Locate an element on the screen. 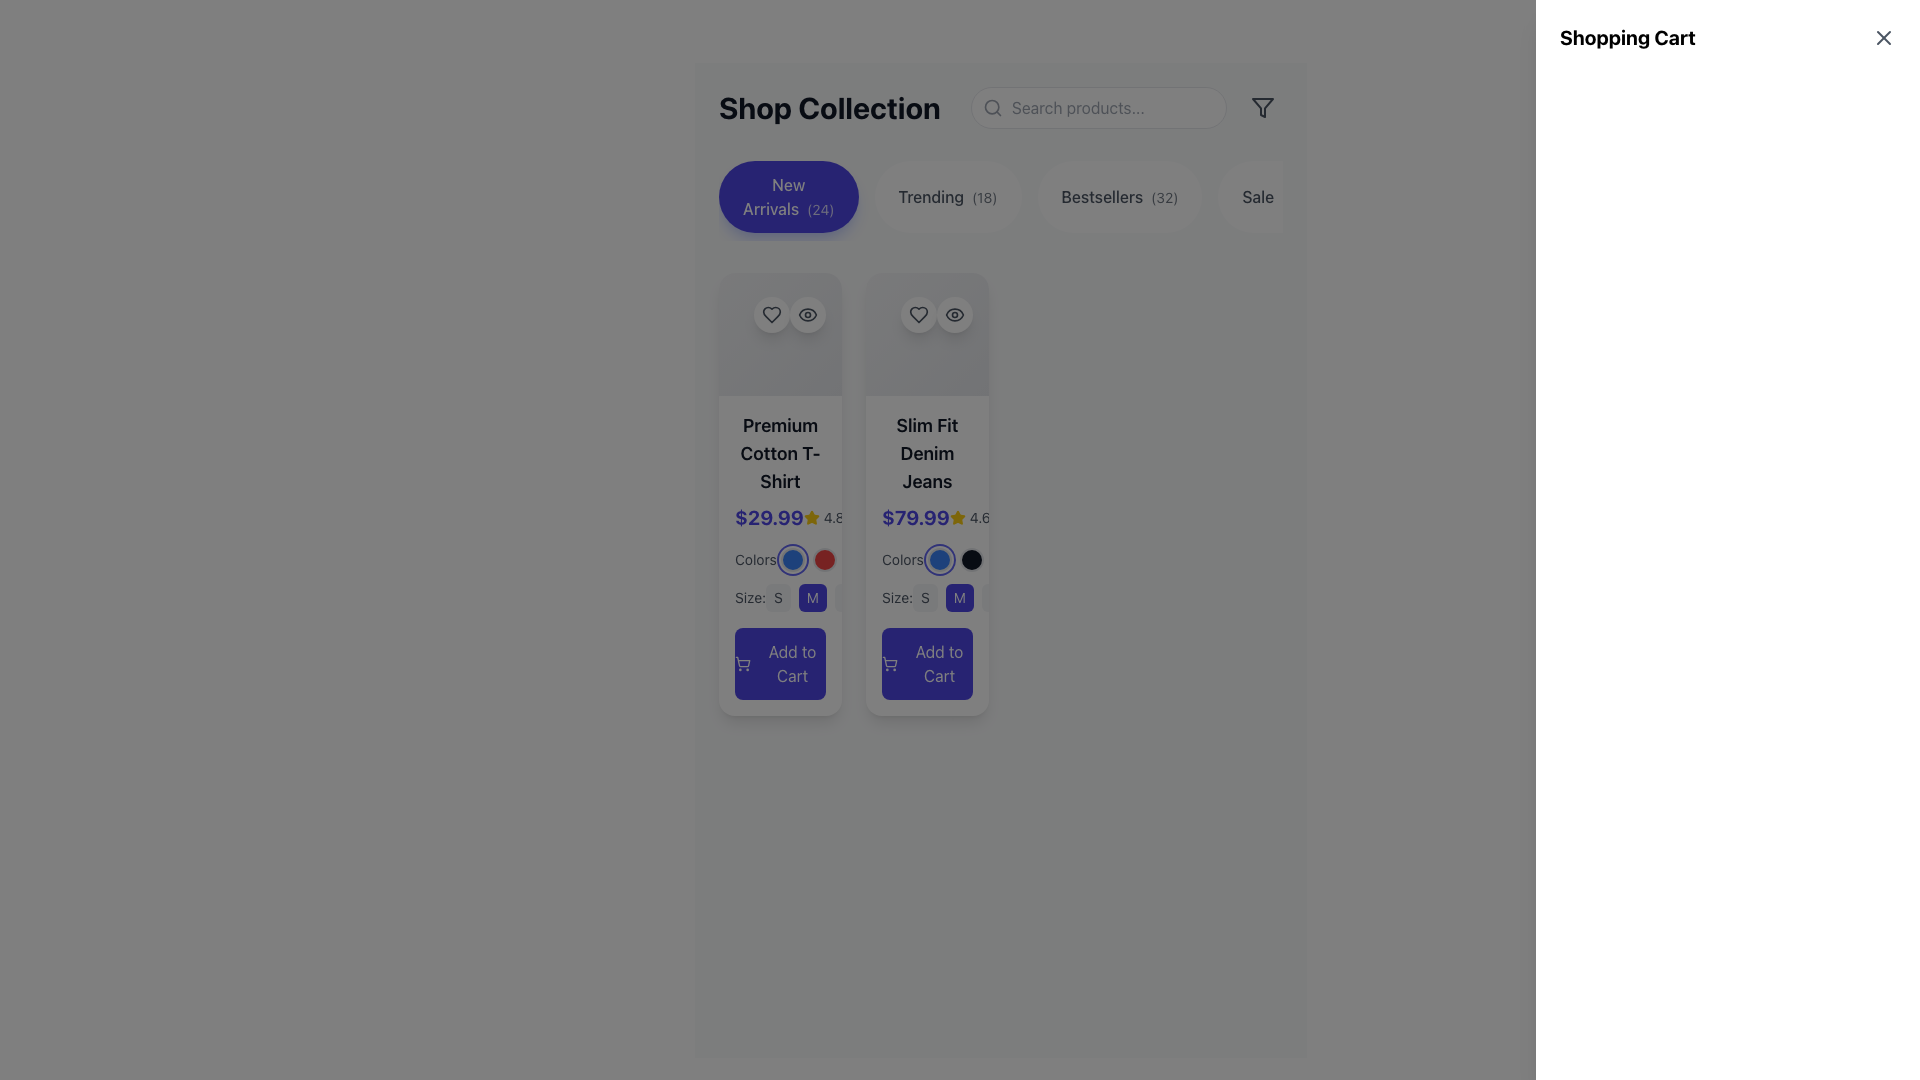 The image size is (1920, 1080). the first circular color selection button is located at coordinates (791, 559).